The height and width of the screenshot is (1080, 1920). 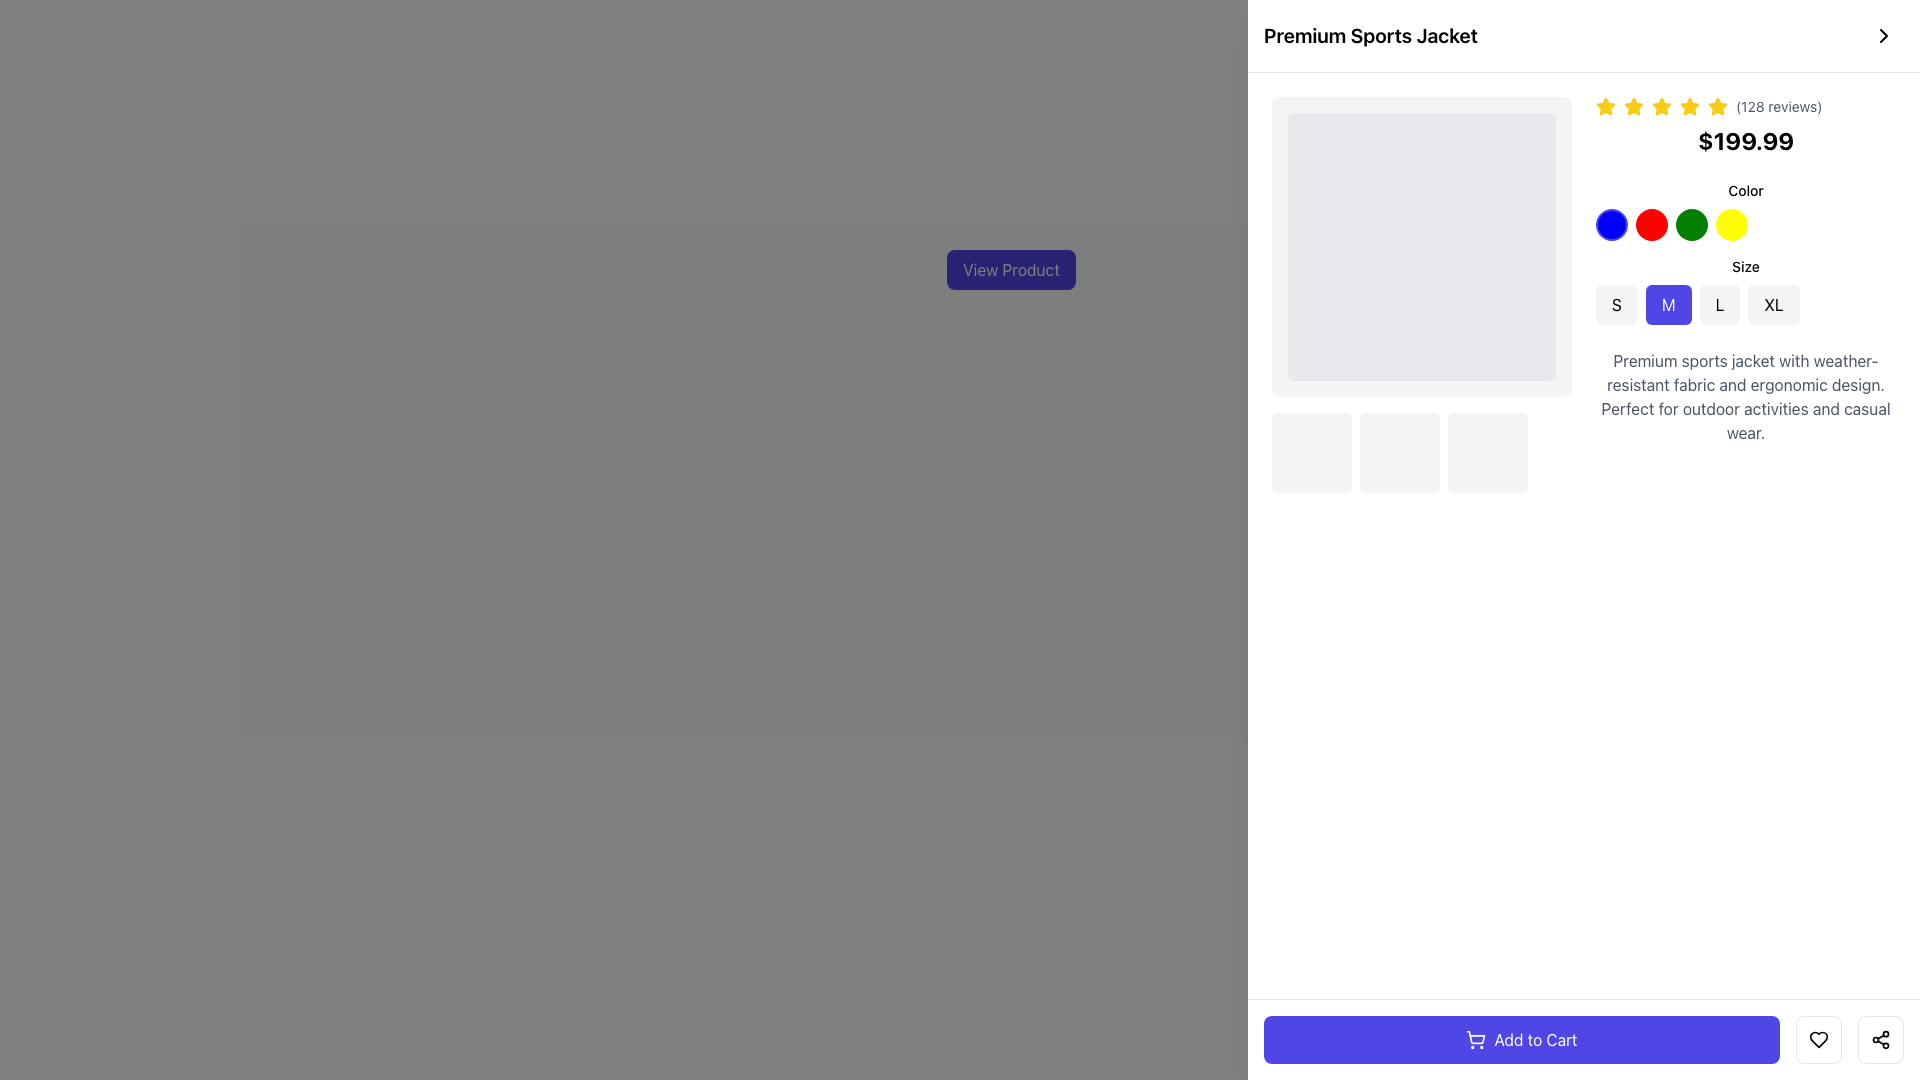 What do you see at coordinates (1604, 105) in the screenshot?
I see `the first star in the horizontal sequence of five stars to rate the product, located near the top-right of the product details section above the price information` at bounding box center [1604, 105].